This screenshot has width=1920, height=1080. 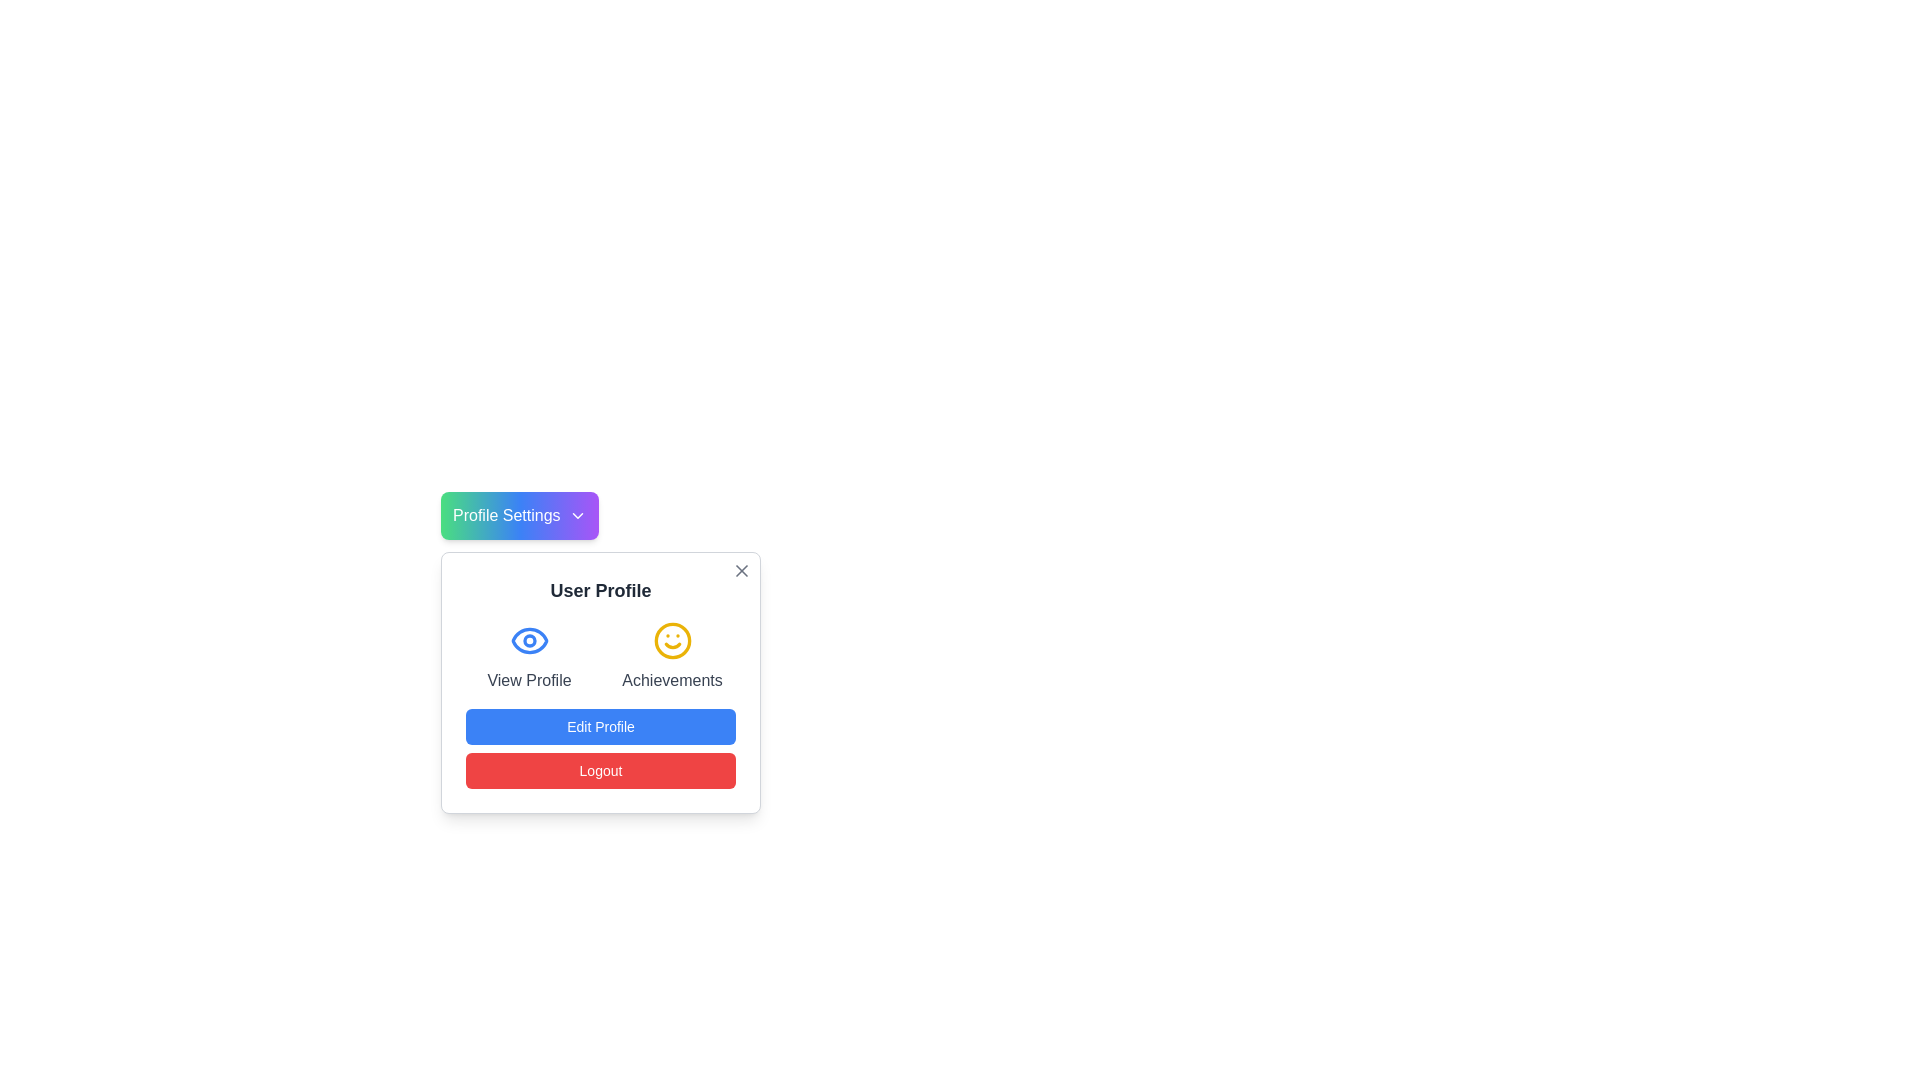 What do you see at coordinates (599, 748) in the screenshot?
I see `the 'Logout' button, which is the red button with white text located at the bottom of the stacked buttons in the 'User Profile' pop-up` at bounding box center [599, 748].